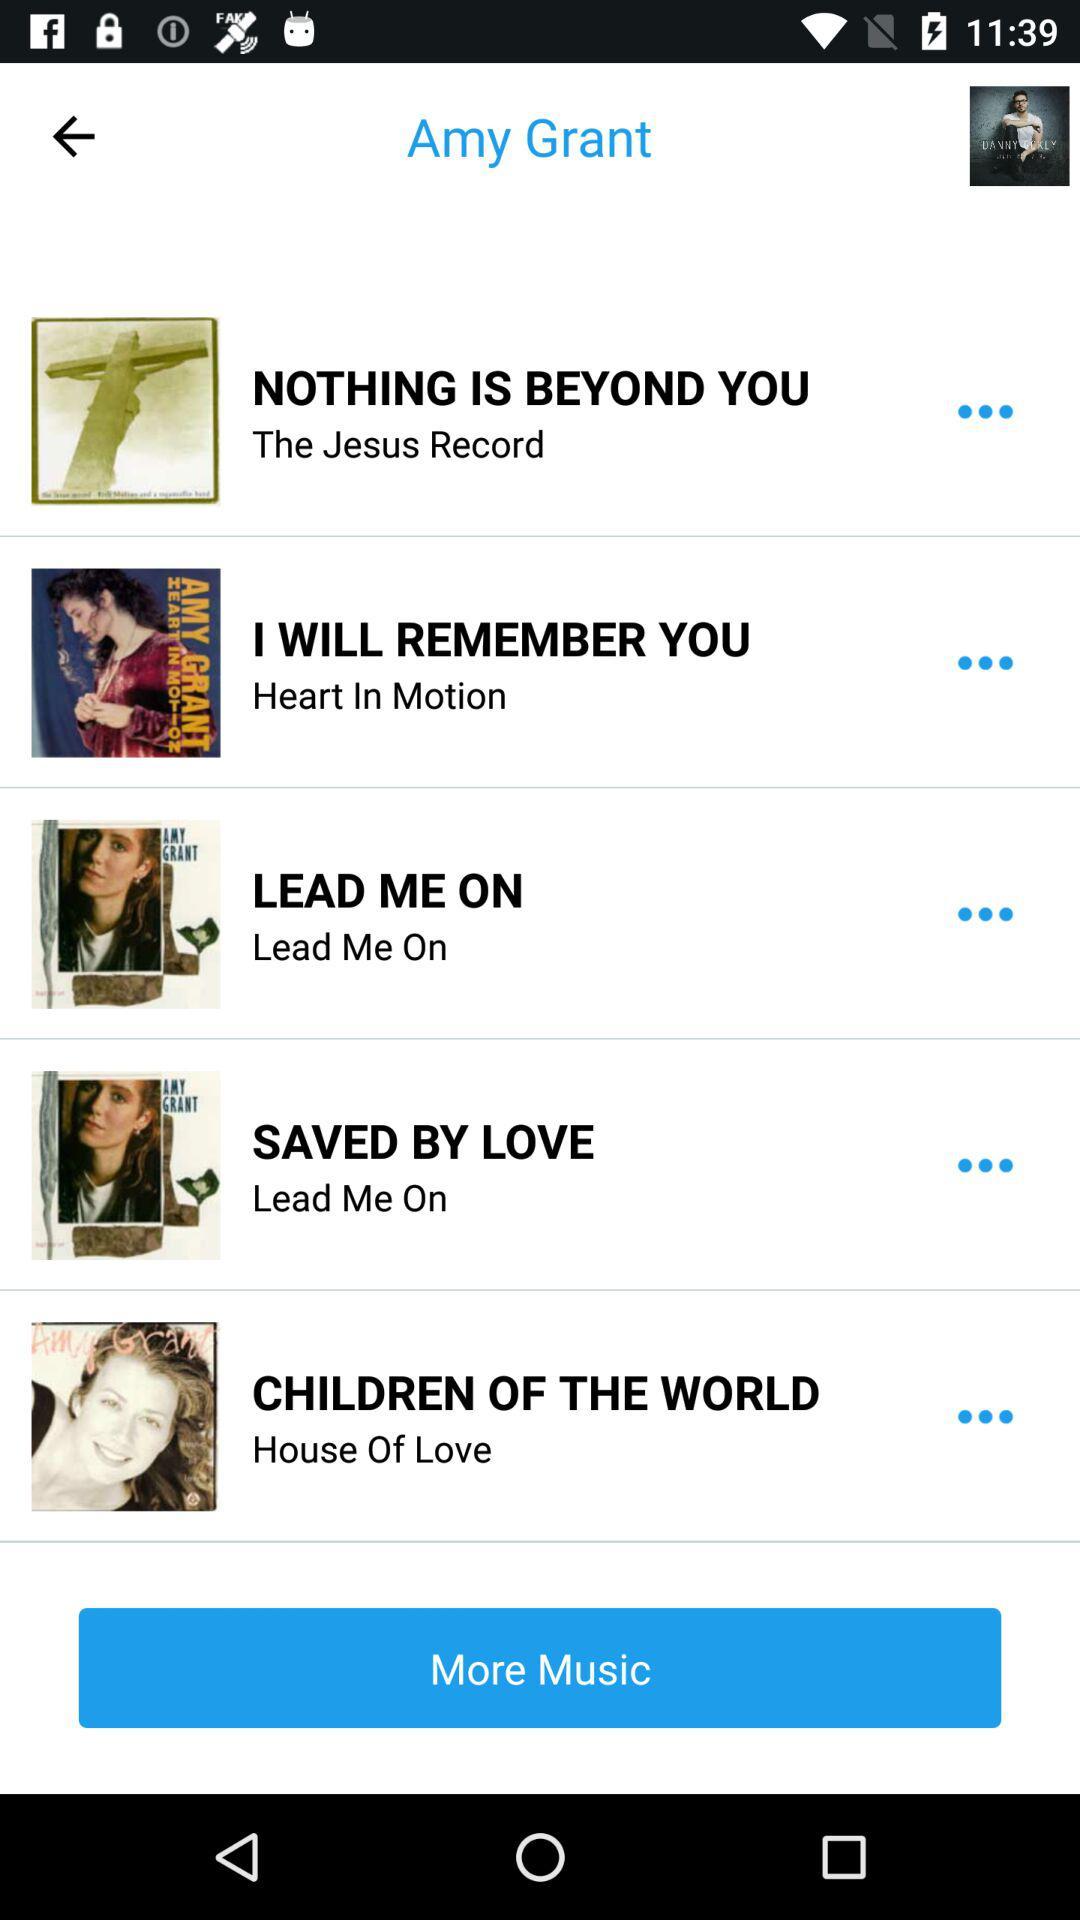 The image size is (1080, 1920). Describe the element at coordinates (530, 386) in the screenshot. I see `the icon above the the jesus record` at that location.